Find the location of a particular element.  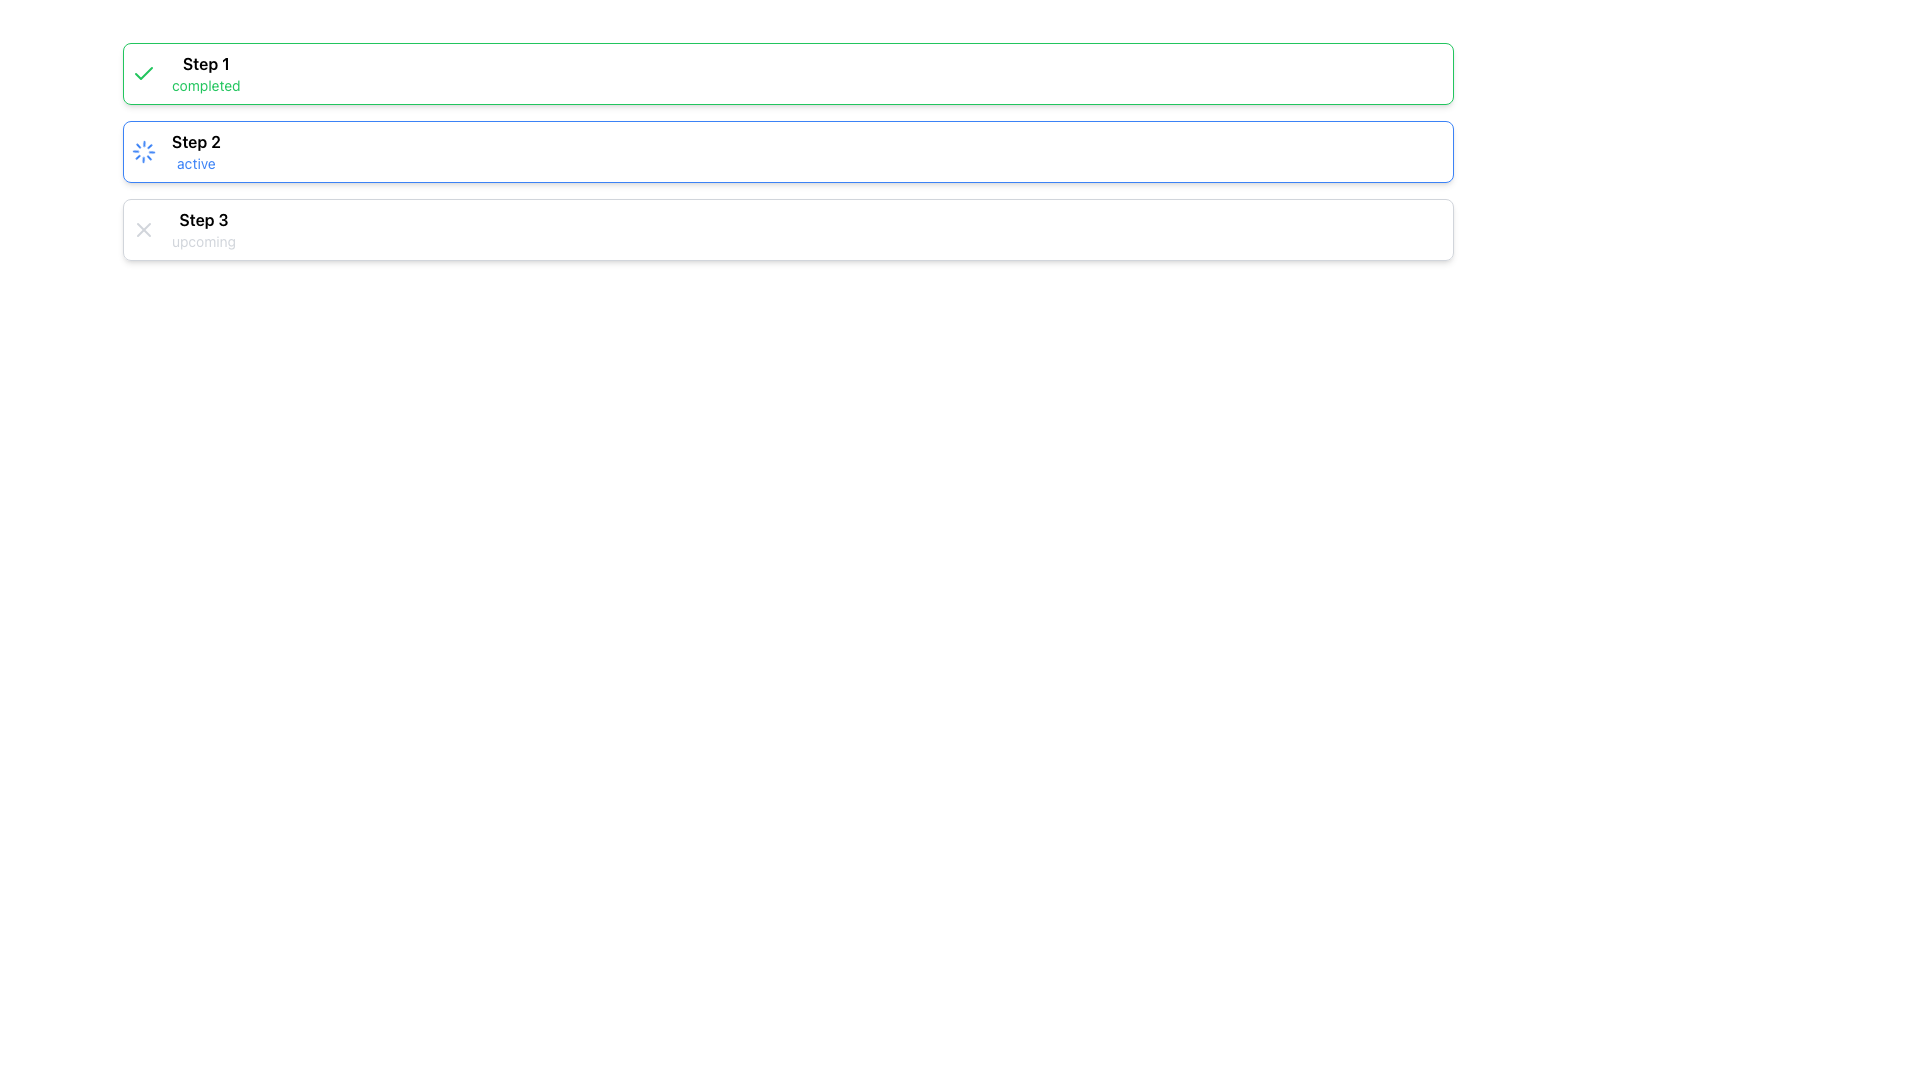

the active status indicator card representing 'Step 2' in the multi-step process by moving the cursor to its center is located at coordinates (787, 150).